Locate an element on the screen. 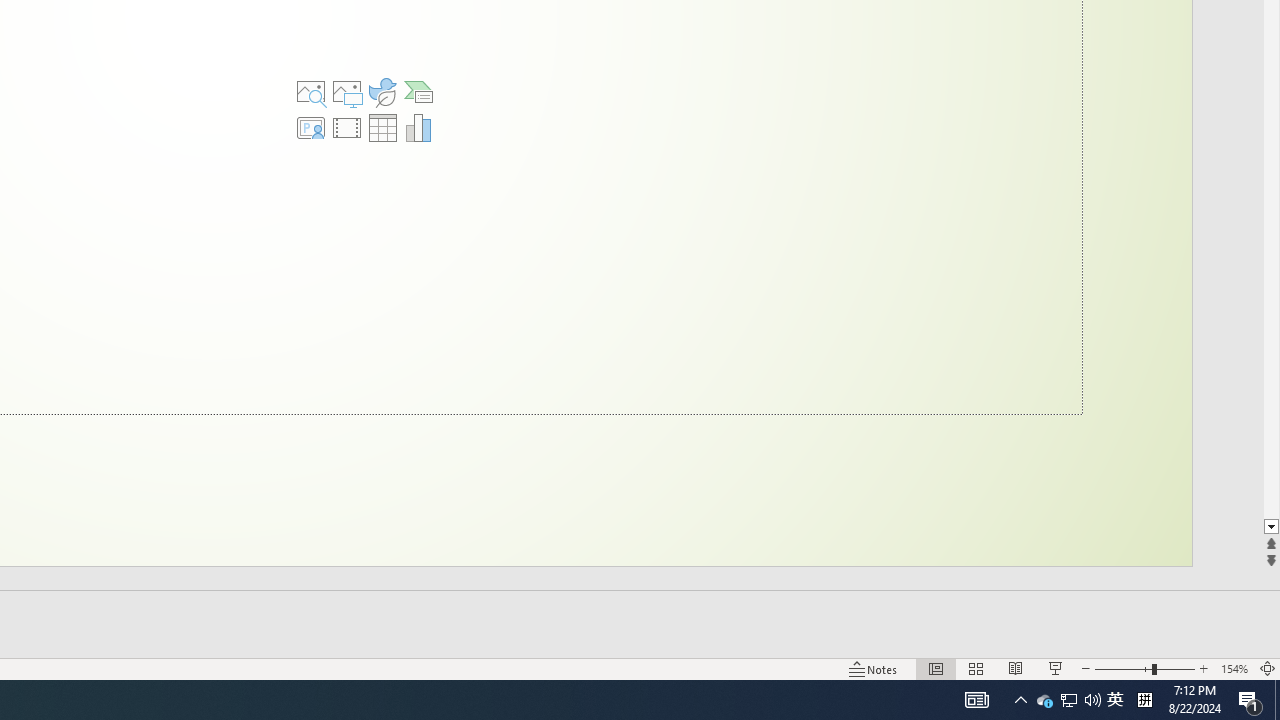  'Insert an Icon' is located at coordinates (383, 92).